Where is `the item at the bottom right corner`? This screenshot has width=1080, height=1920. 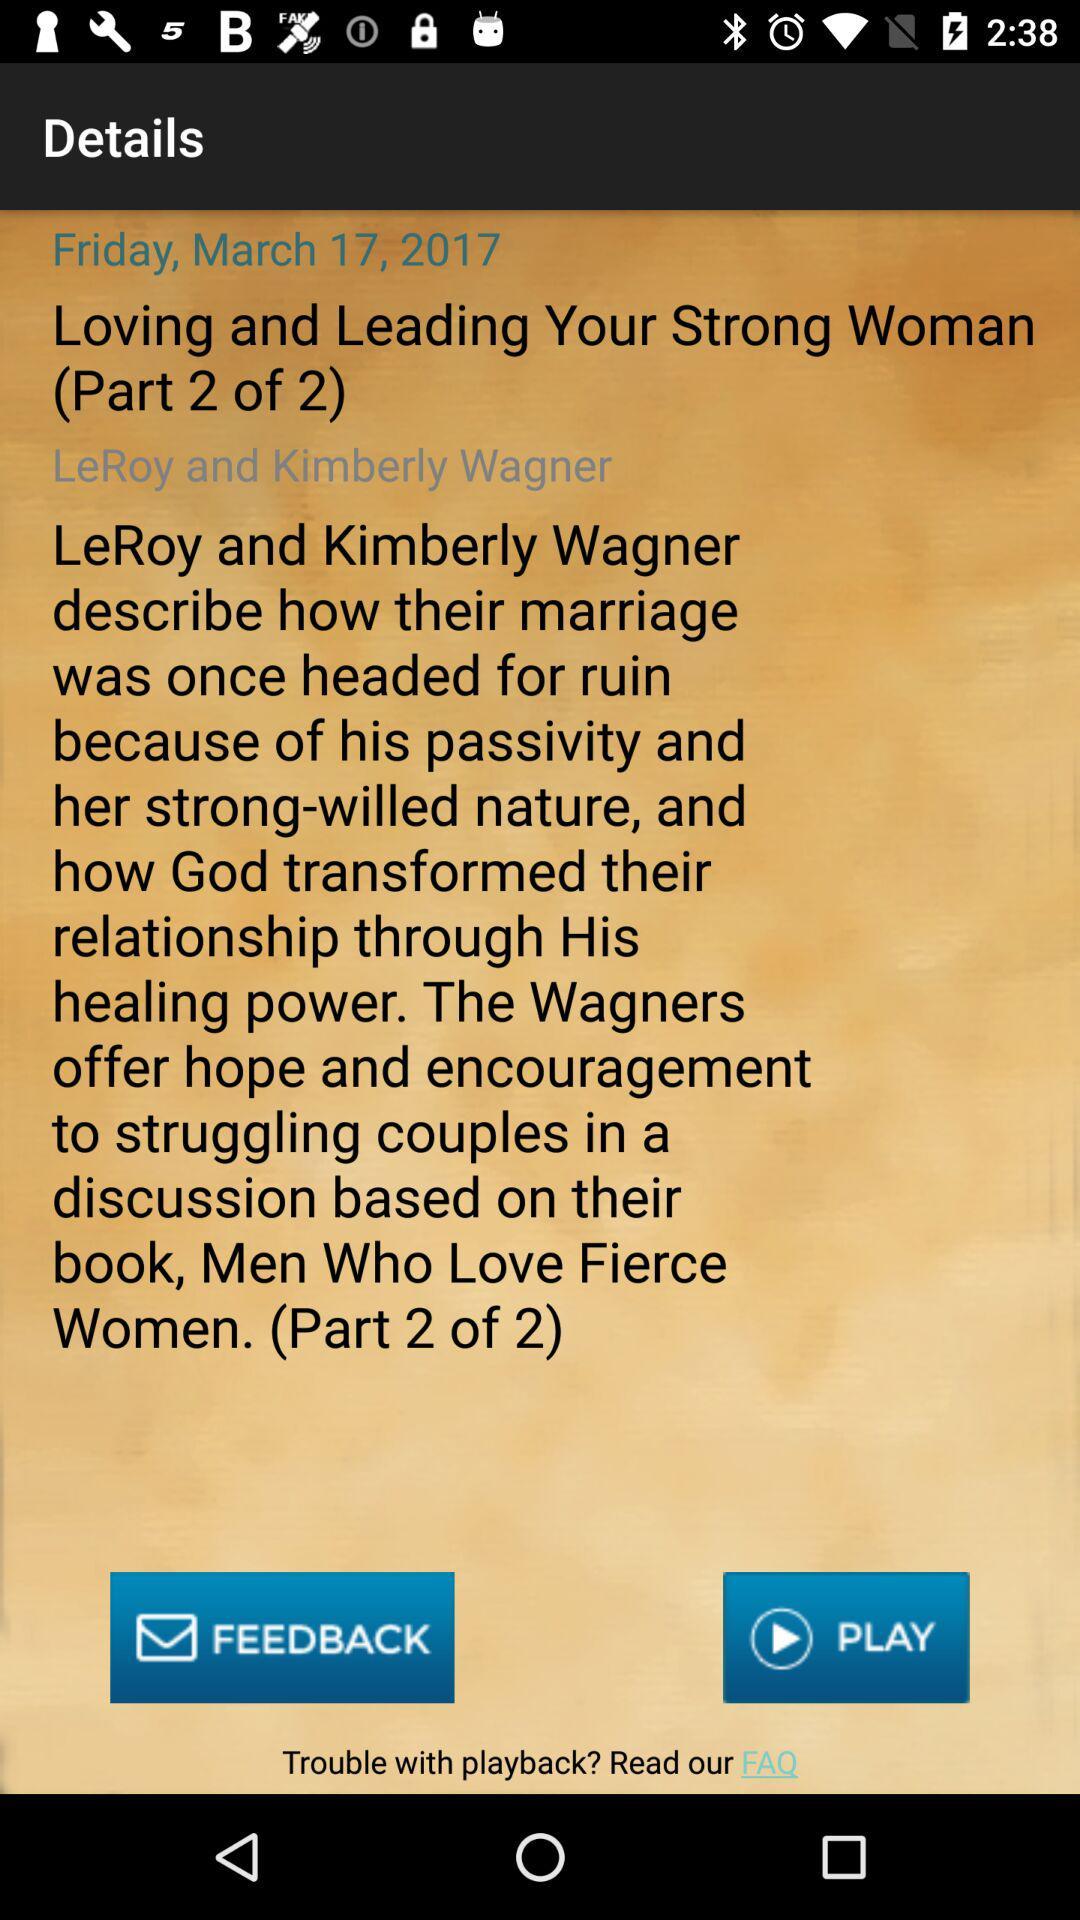
the item at the bottom right corner is located at coordinates (846, 1637).